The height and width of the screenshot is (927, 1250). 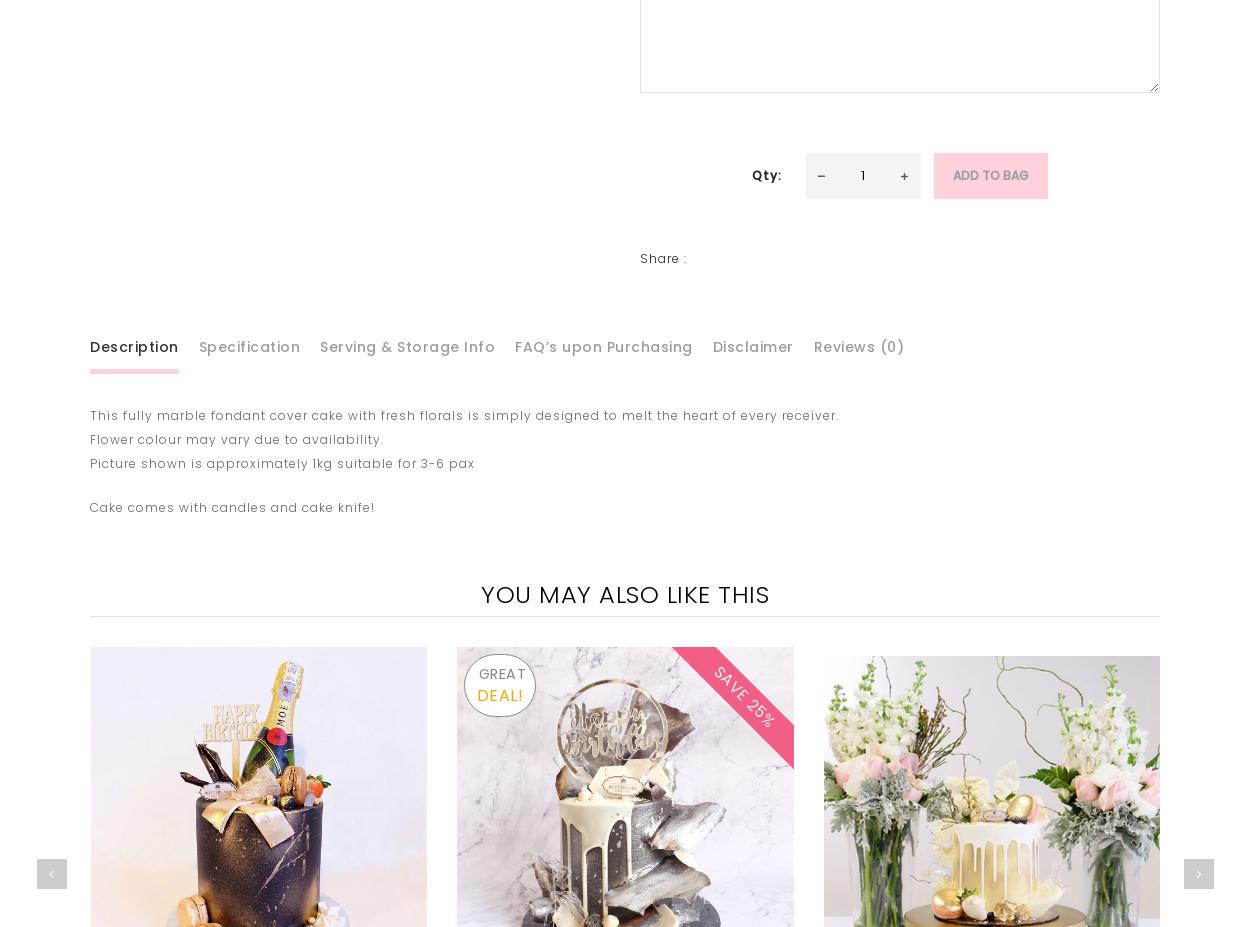 What do you see at coordinates (473, 672) in the screenshot?
I see `'GREAT'` at bounding box center [473, 672].